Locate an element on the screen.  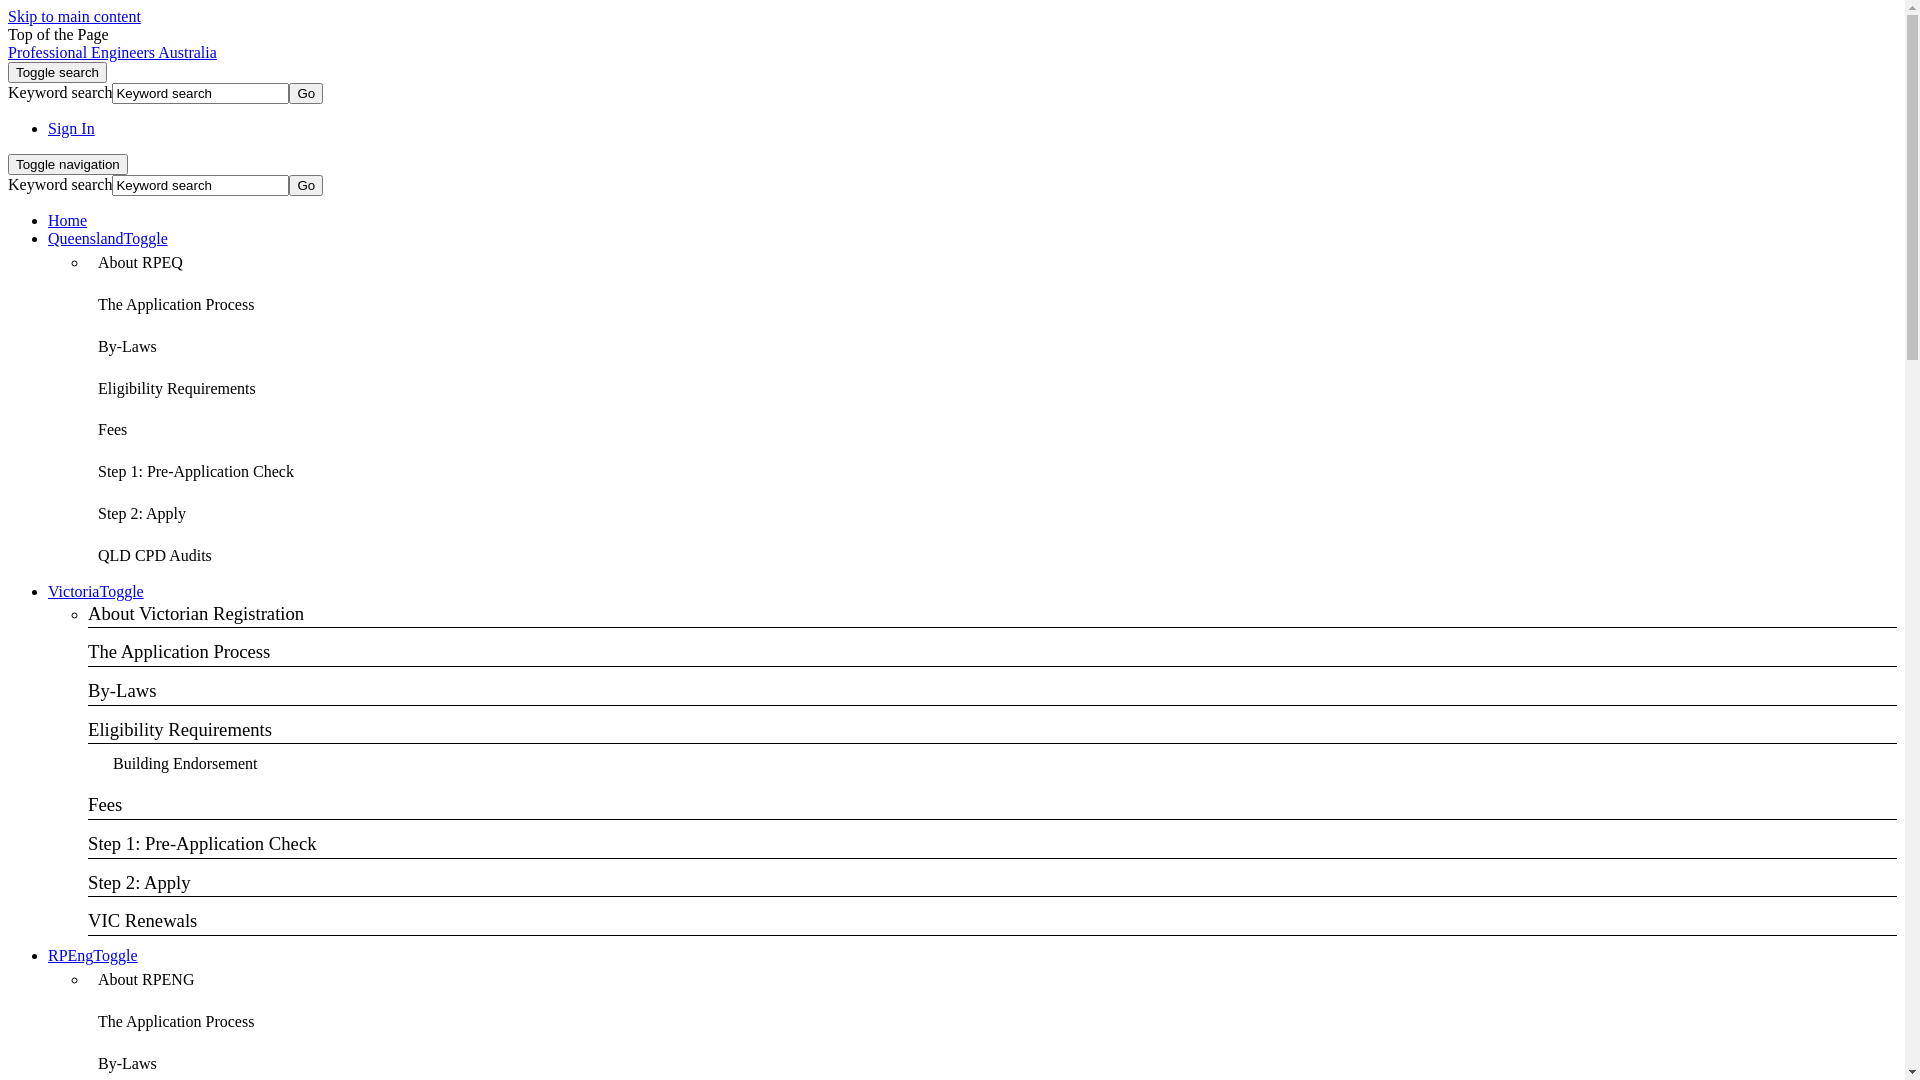
'Skip to main content' is located at coordinates (8, 16).